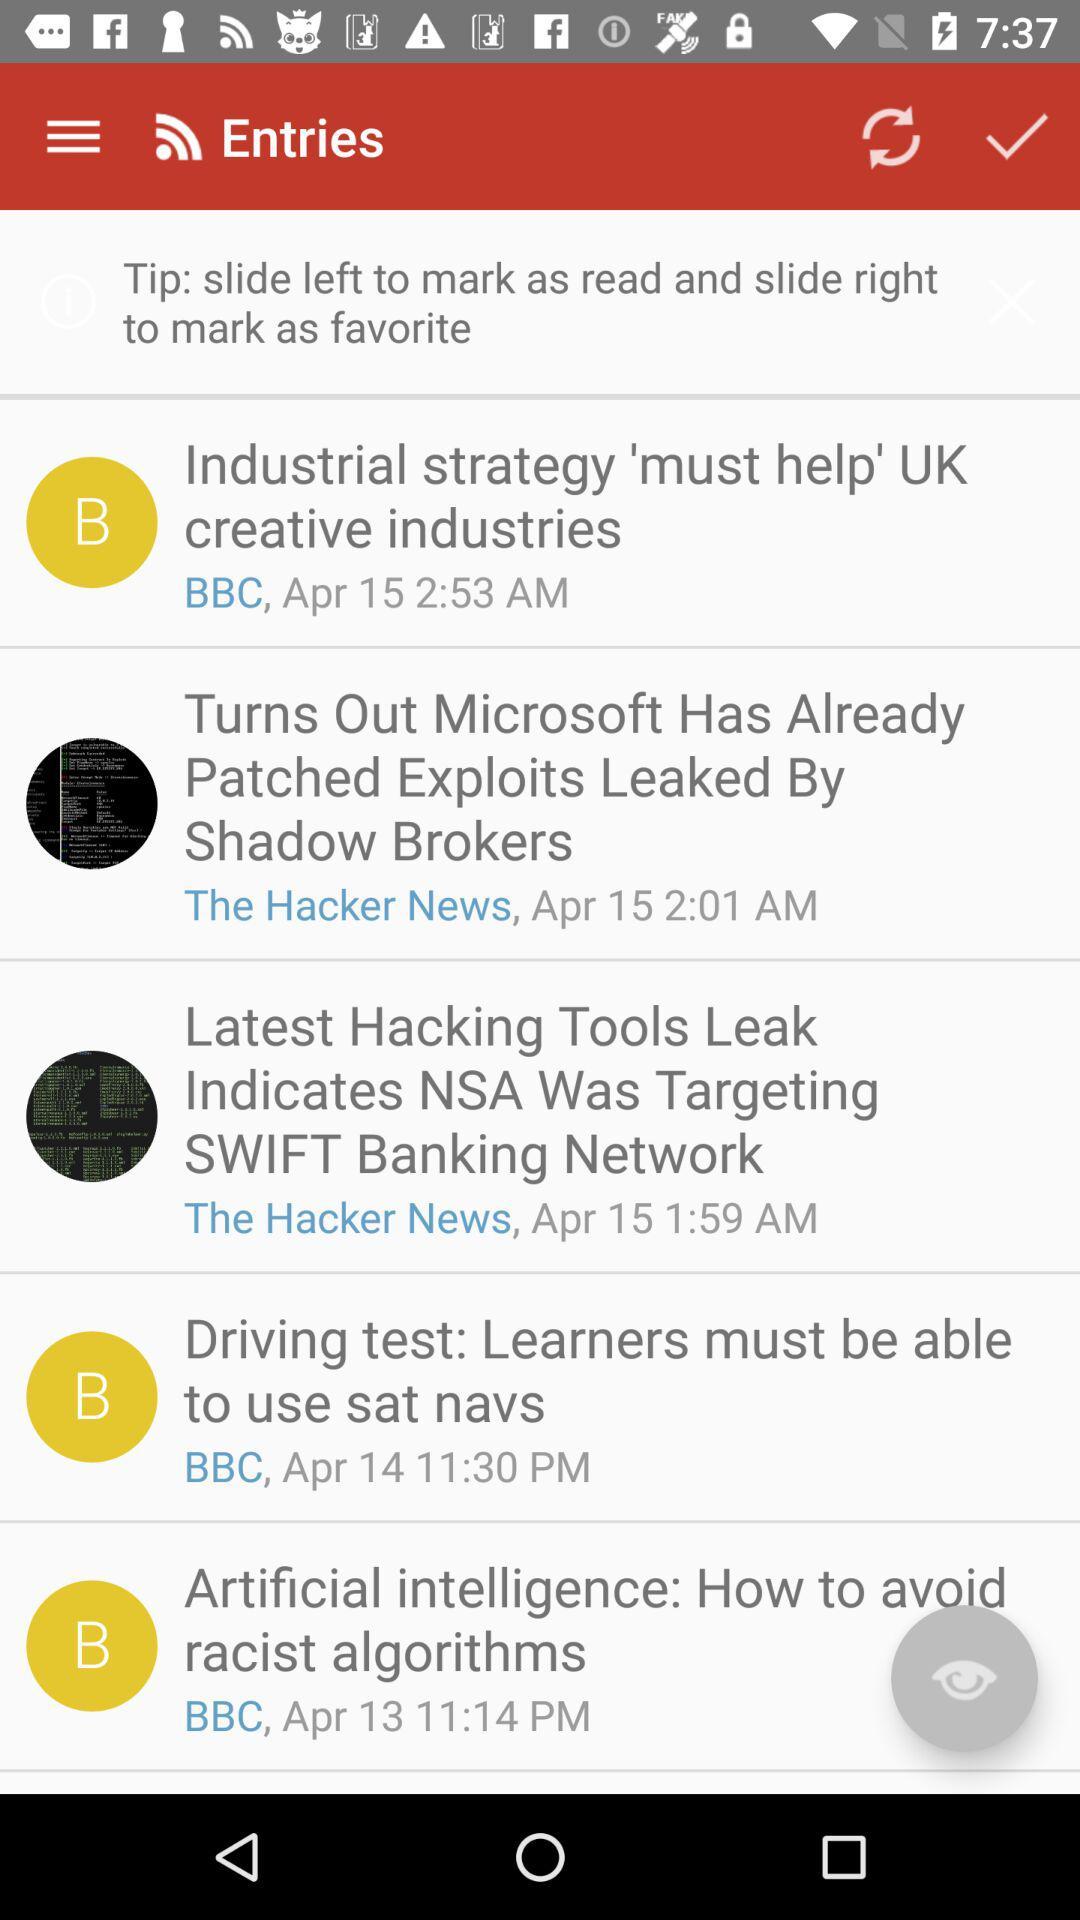 The image size is (1080, 1920). Describe the element at coordinates (963, 1678) in the screenshot. I see `the app to the right of bbc apr 13 app` at that location.